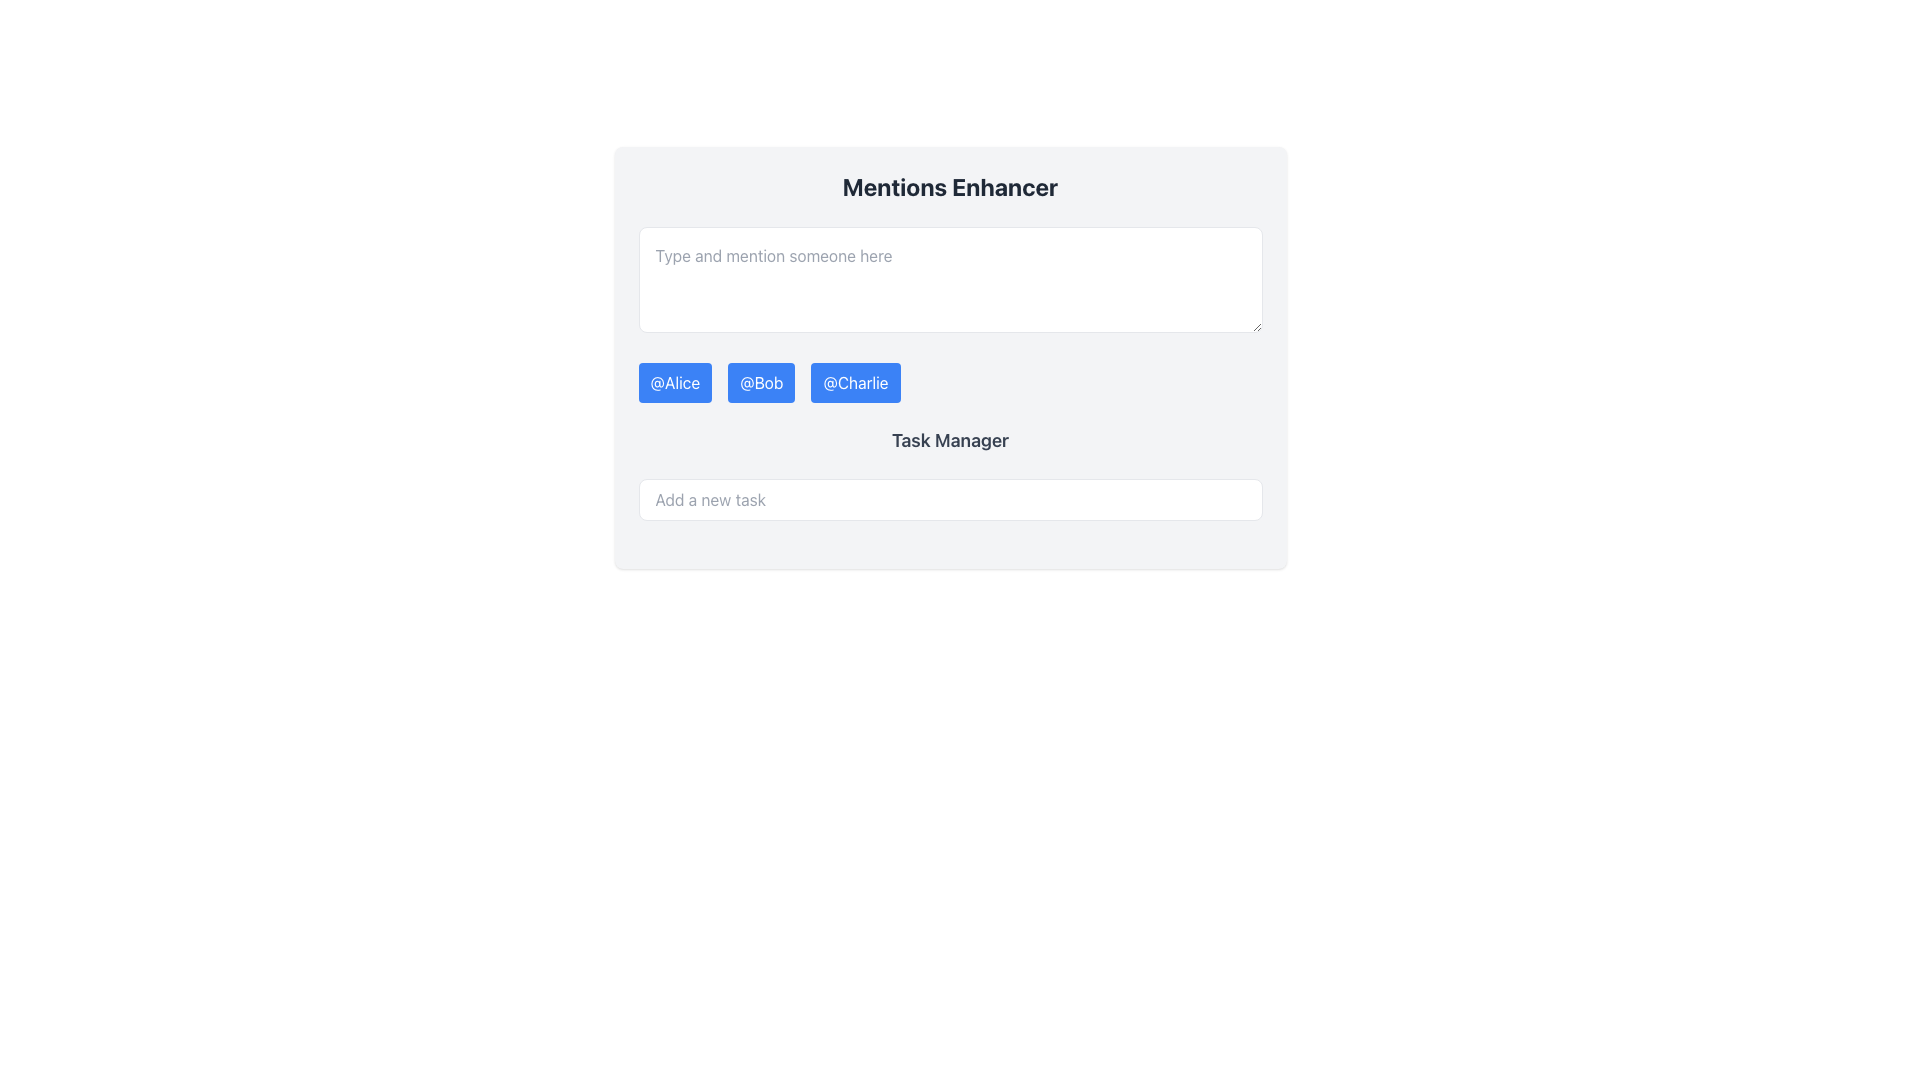 The width and height of the screenshot is (1920, 1080). Describe the element at coordinates (949, 280) in the screenshot. I see `a selection within the text area input field styled with light gray borders and rounded corners, located in the 'Mentions Enhancer' card` at that location.